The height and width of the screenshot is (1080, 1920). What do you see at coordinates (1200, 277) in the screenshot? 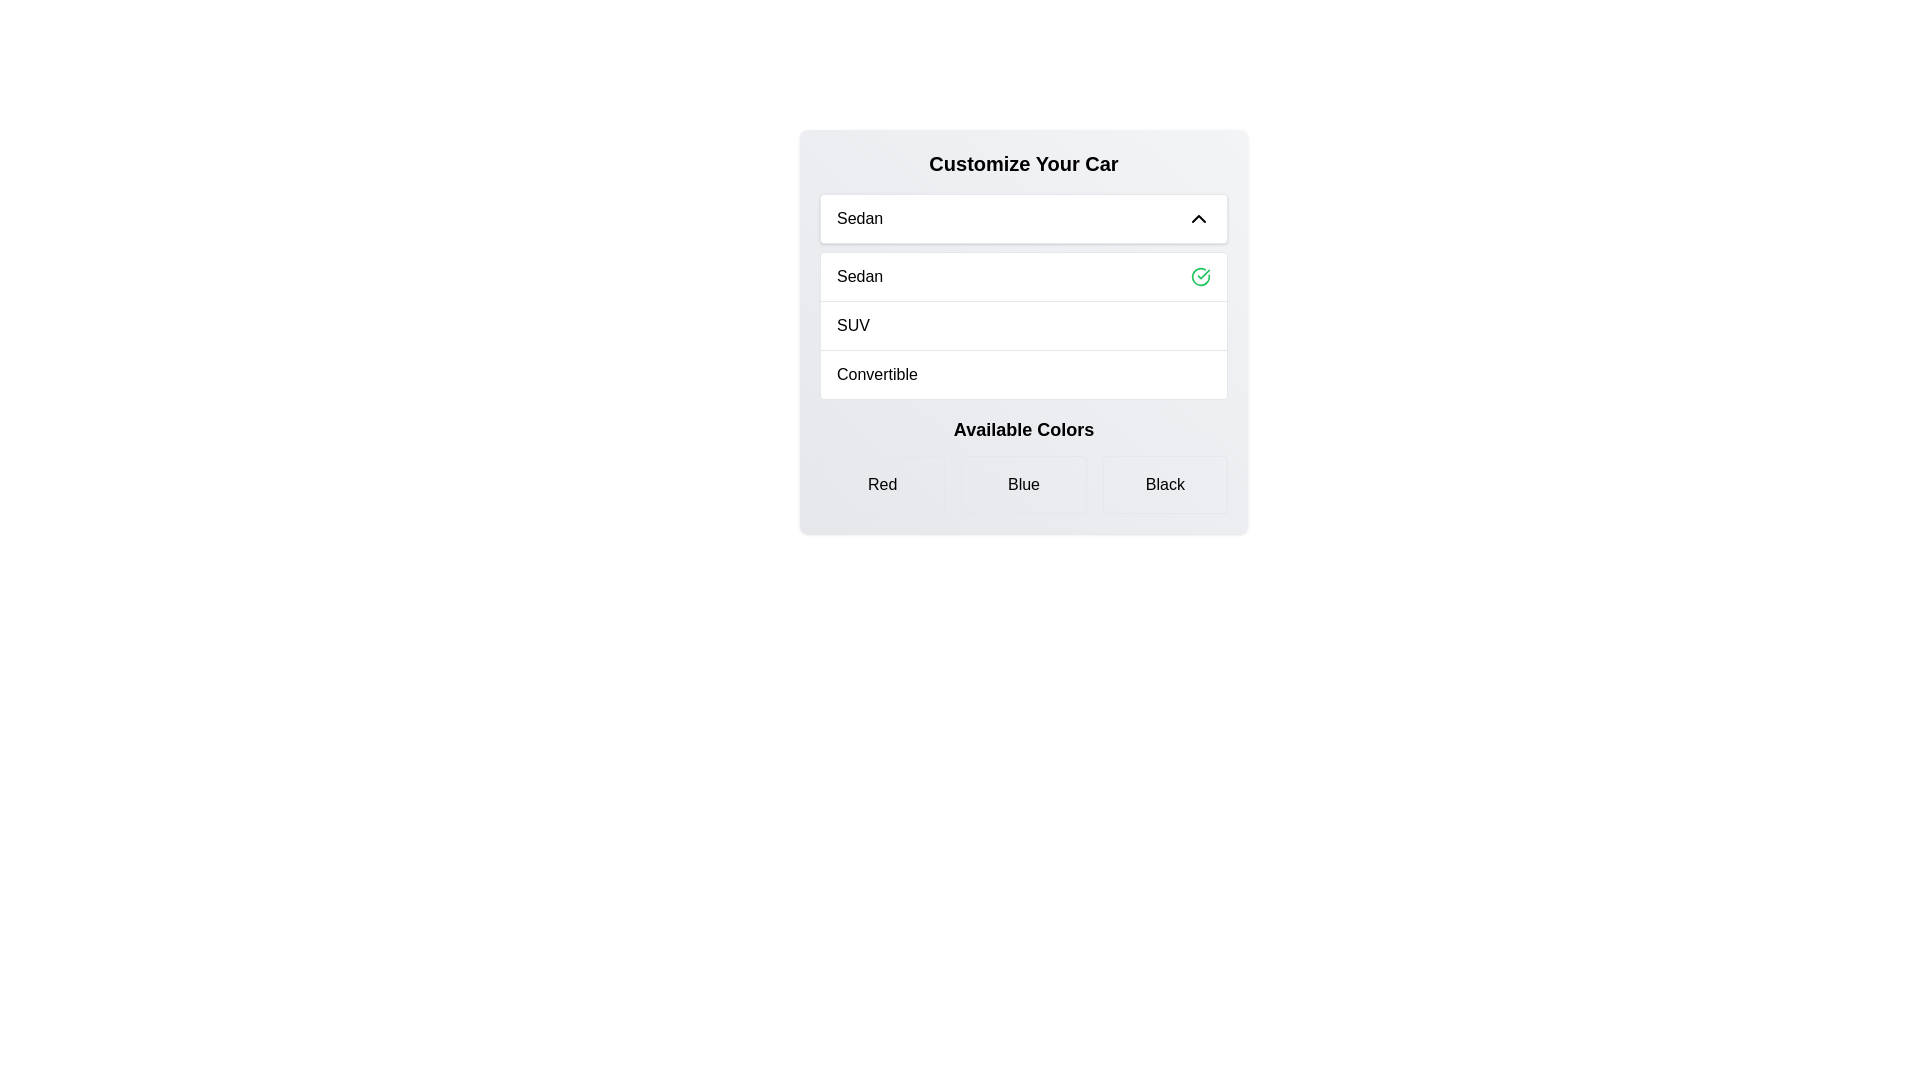
I see `the green circular check mark icon located to the far right of the 'Sedan' option in the dropdown menu under 'Customize Your Car'` at bounding box center [1200, 277].